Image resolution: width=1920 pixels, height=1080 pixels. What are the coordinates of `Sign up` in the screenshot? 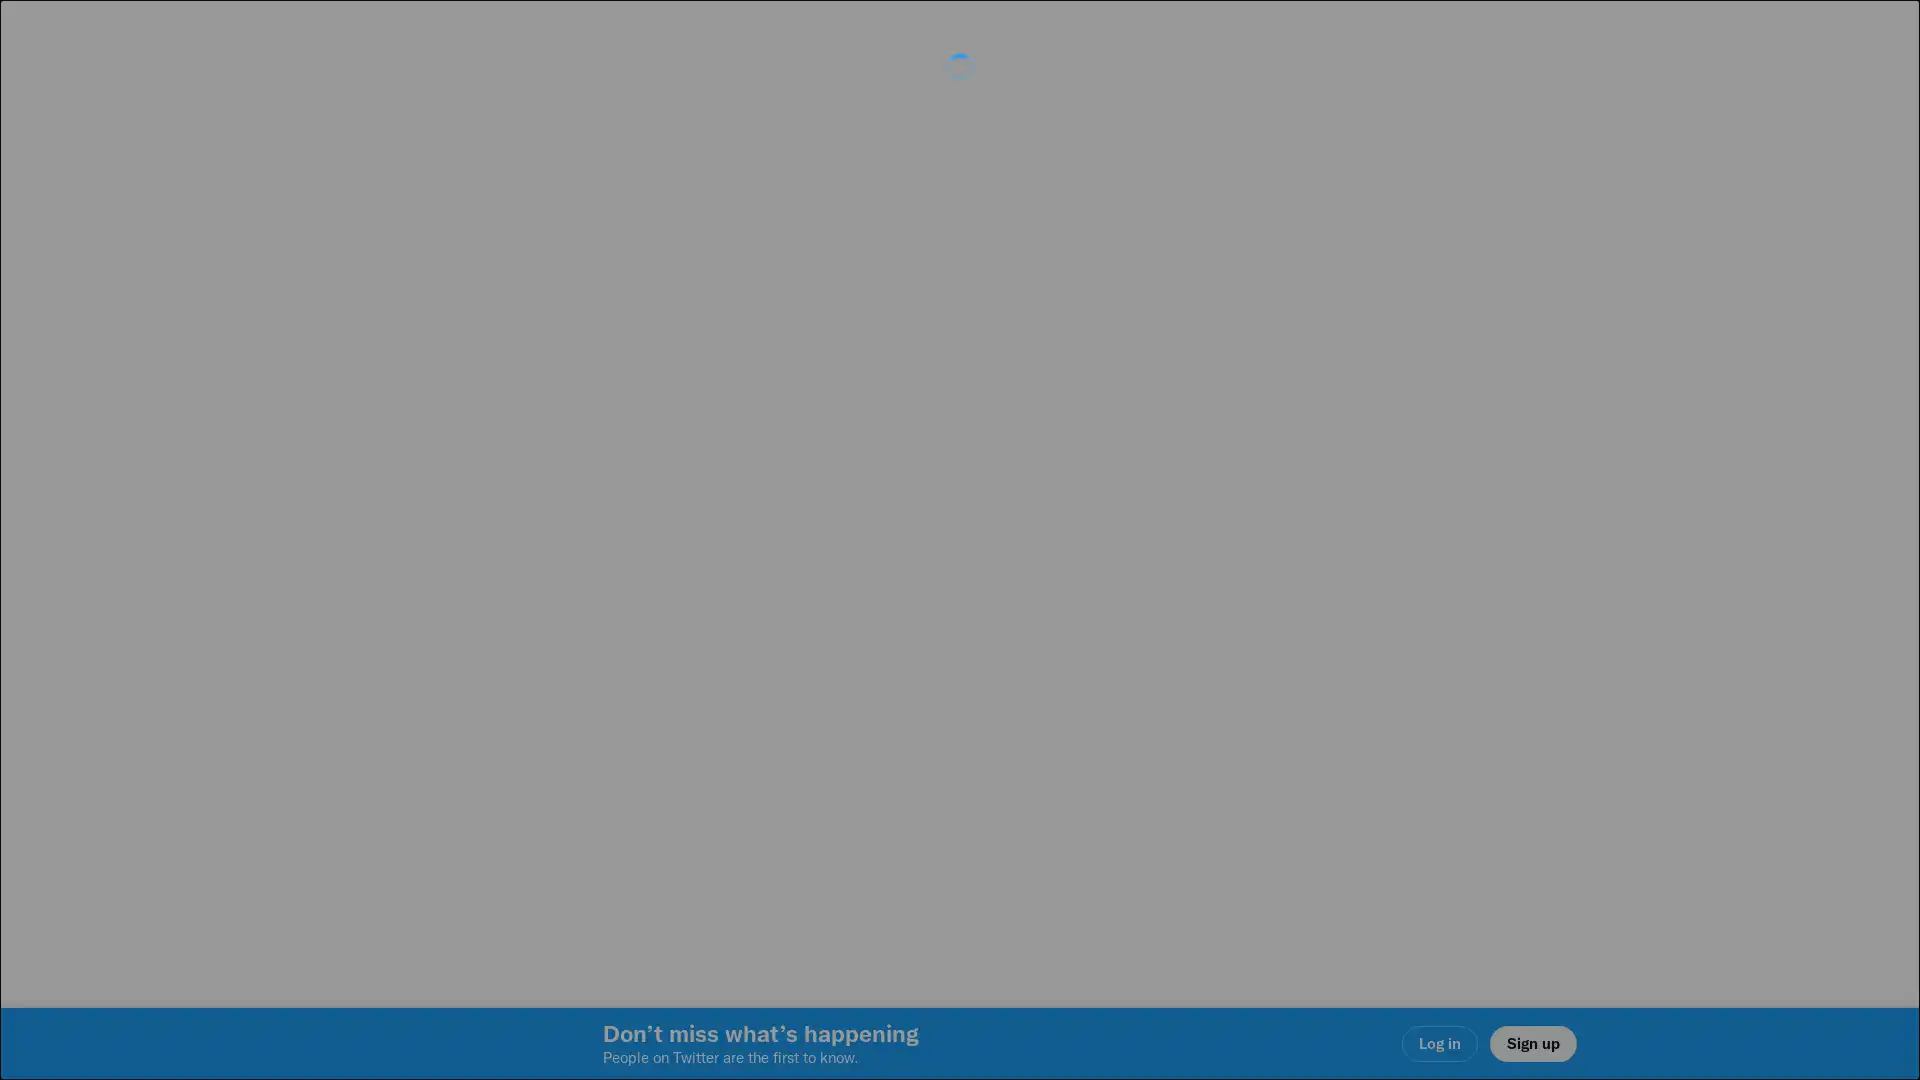 It's located at (722, 681).